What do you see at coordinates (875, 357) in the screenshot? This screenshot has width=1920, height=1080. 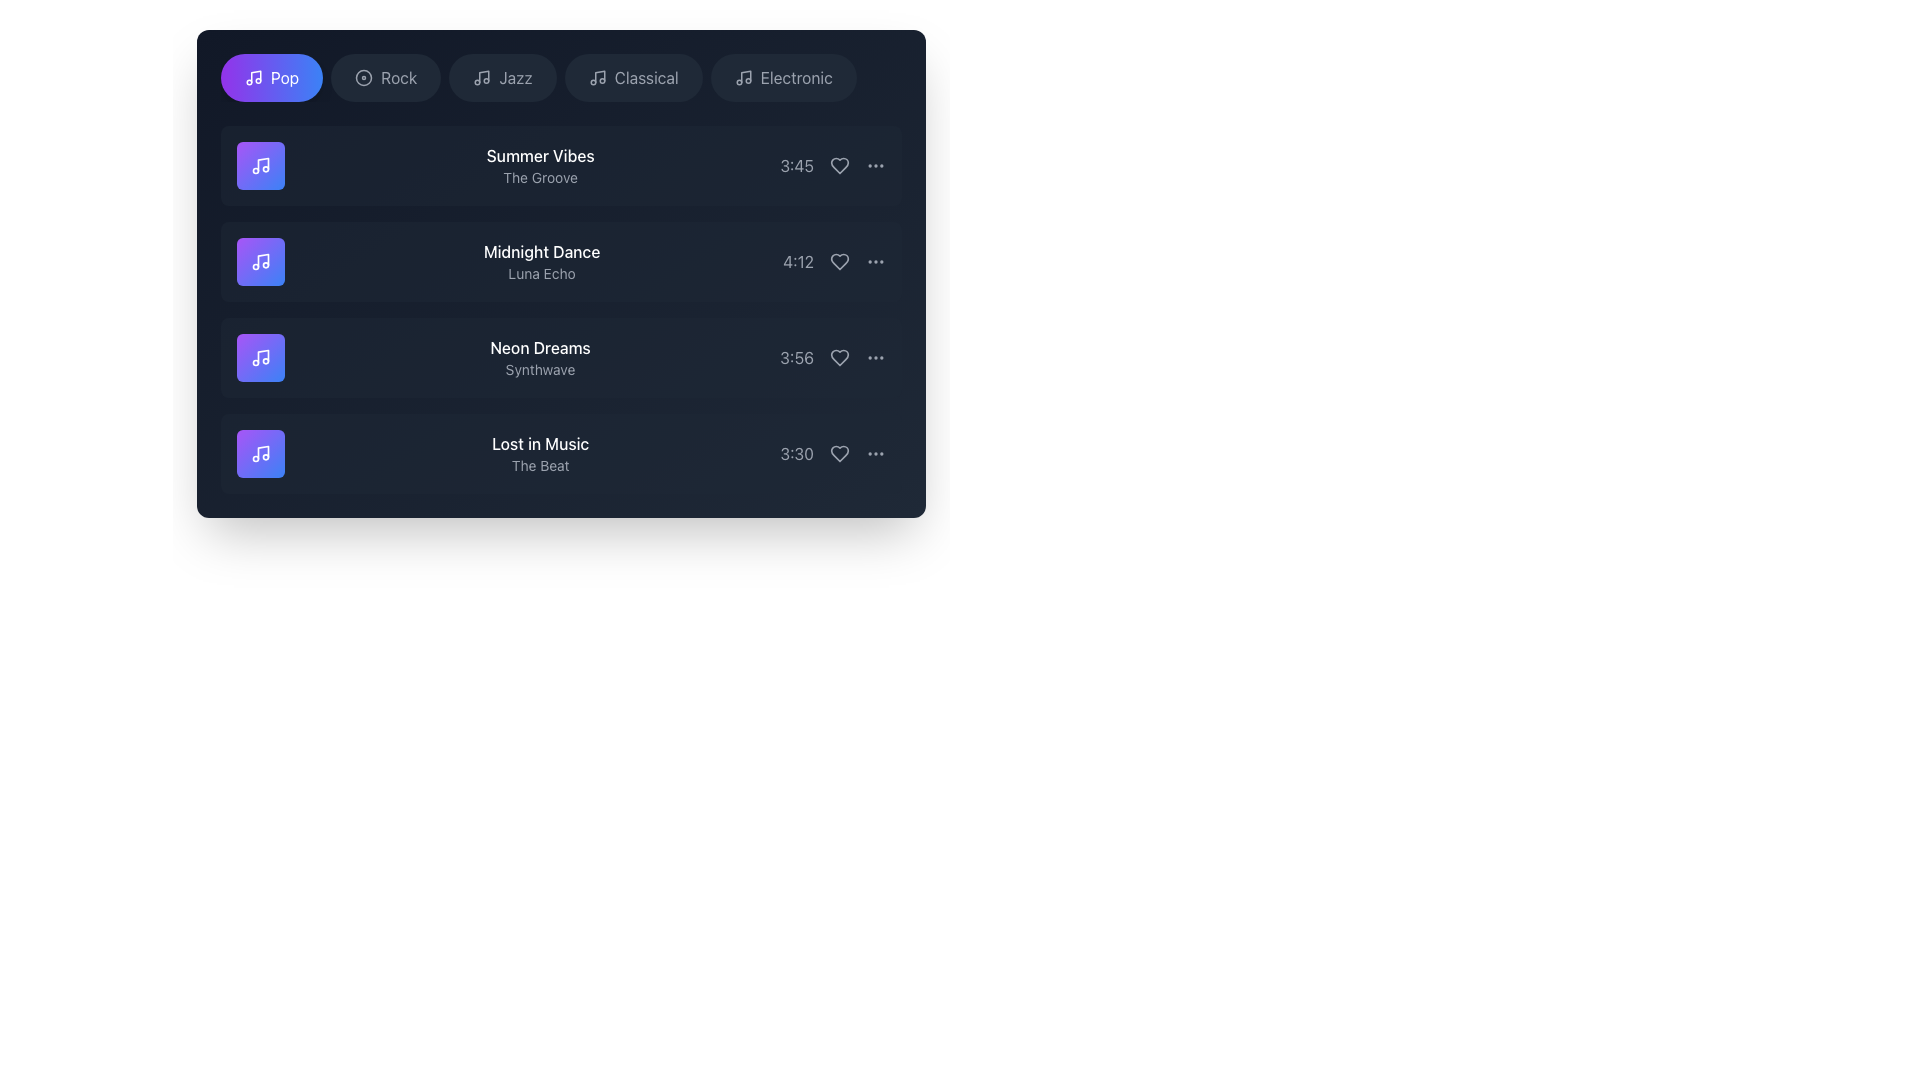 I see `the ellipsis menu button located adjacent to the heart icon and aligned with the time label '3:56'` at bounding box center [875, 357].